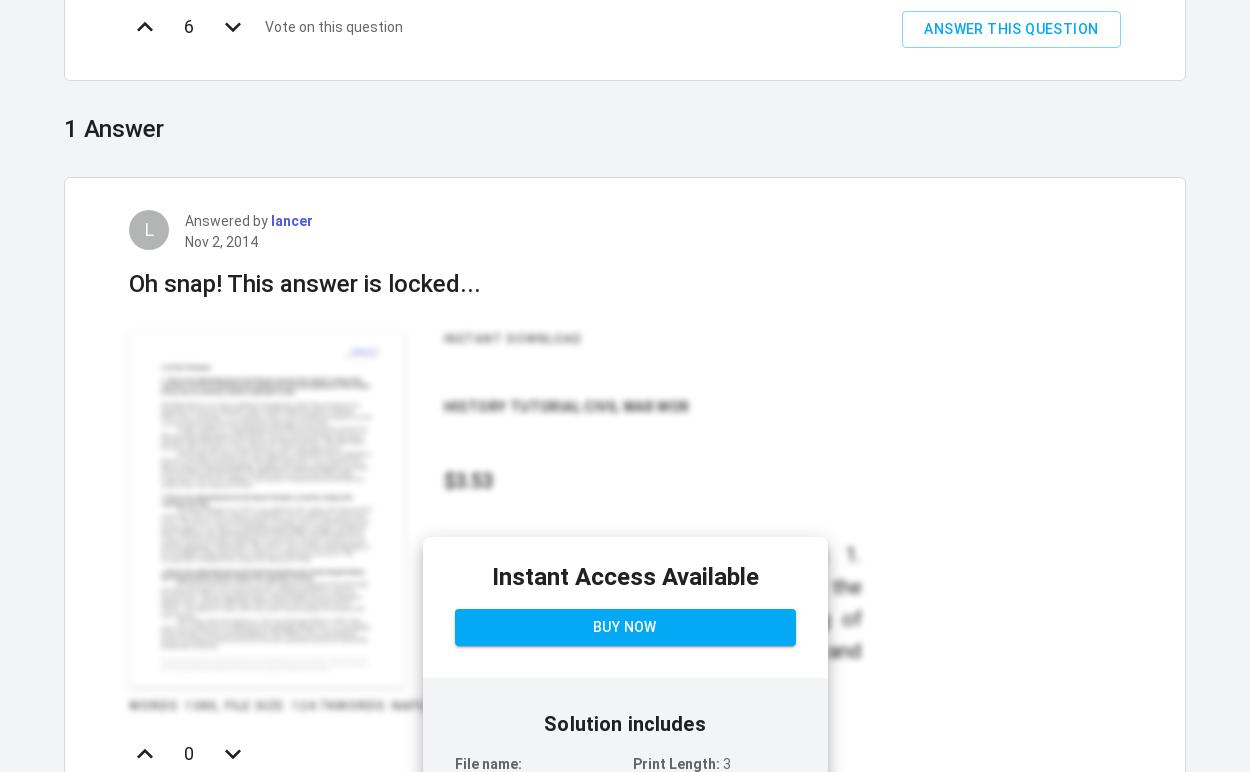  Describe the element at coordinates (809, 680) in the screenshot. I see `'...'` at that location.